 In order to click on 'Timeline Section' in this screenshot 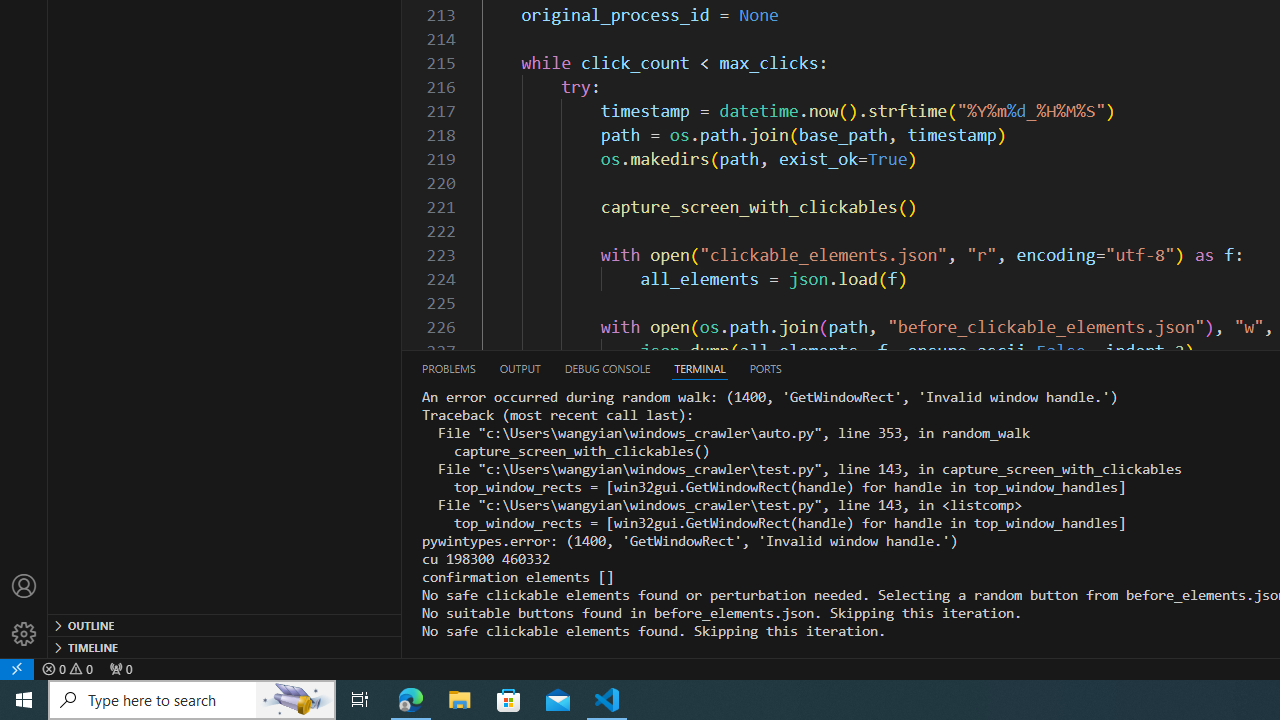, I will do `click(224, 646)`.